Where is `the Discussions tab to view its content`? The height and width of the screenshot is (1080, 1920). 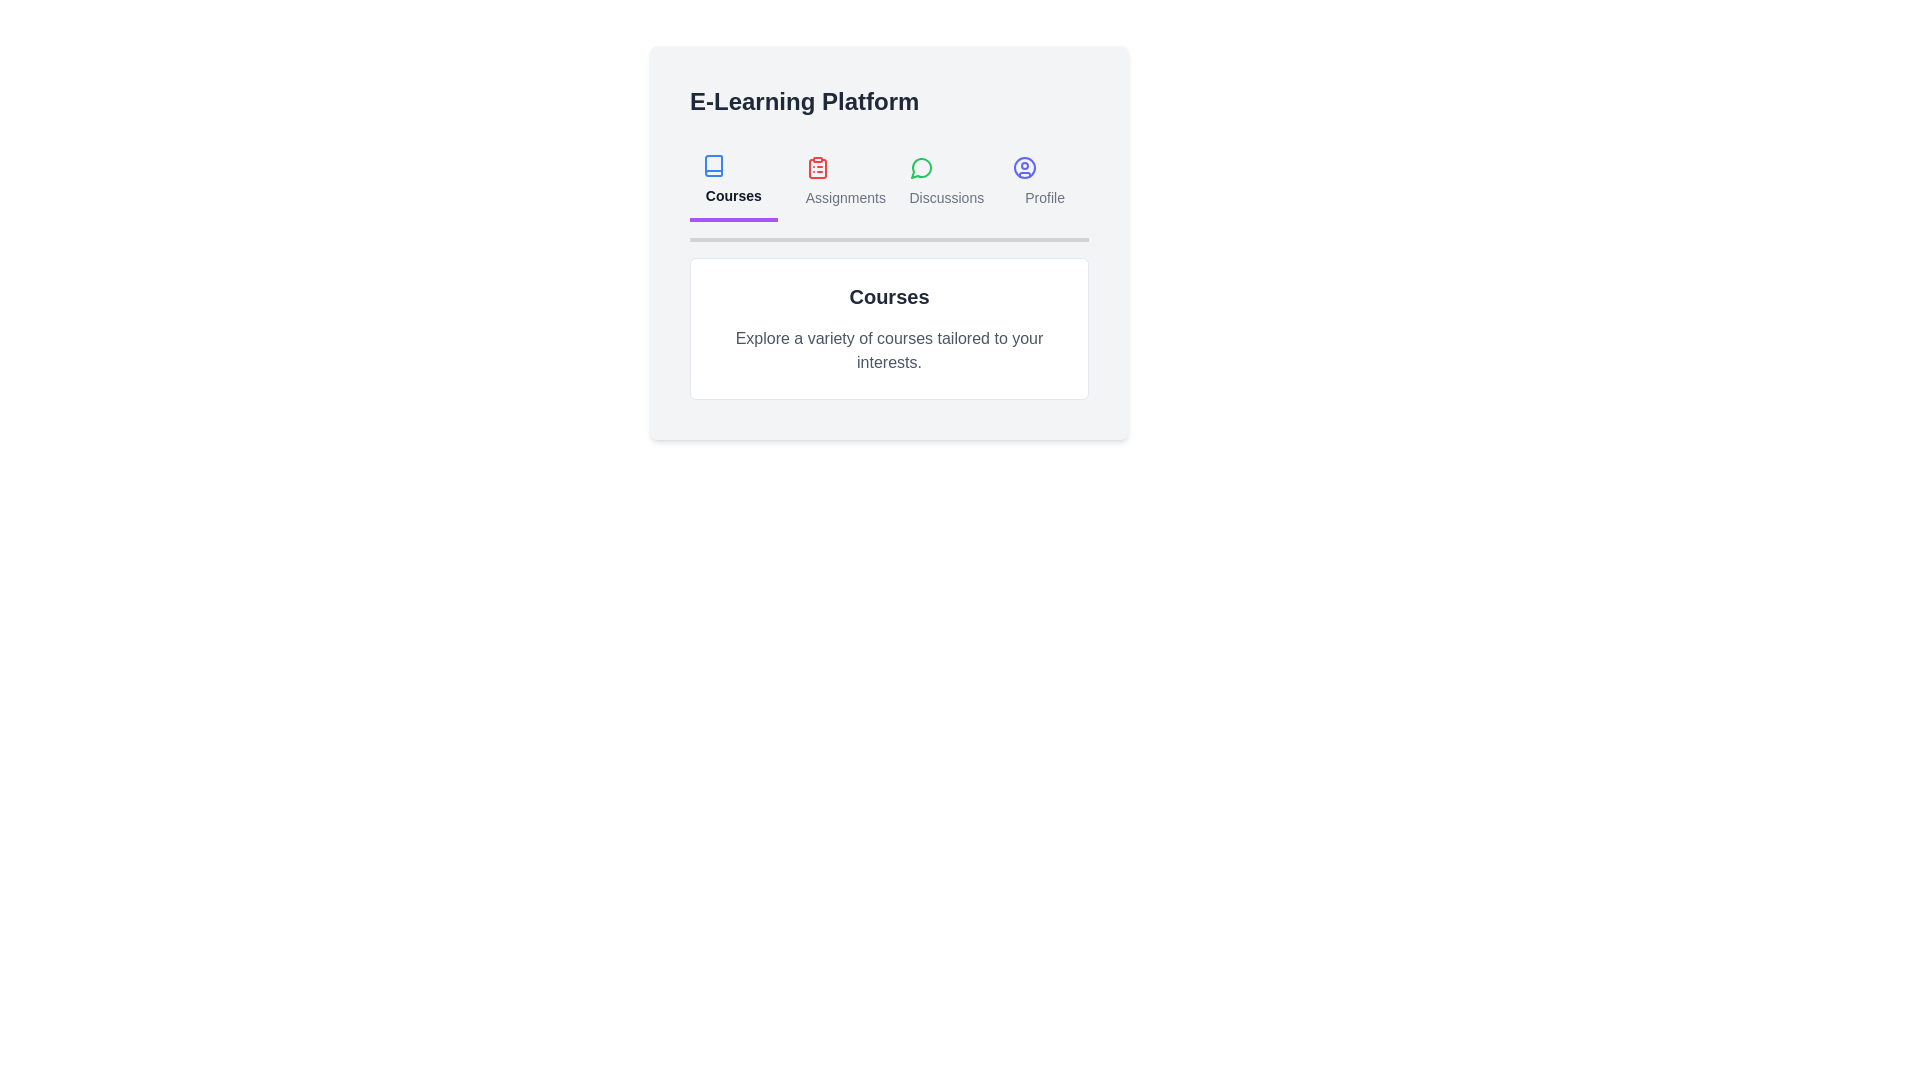 the Discussions tab to view its content is located at coordinates (940, 181).